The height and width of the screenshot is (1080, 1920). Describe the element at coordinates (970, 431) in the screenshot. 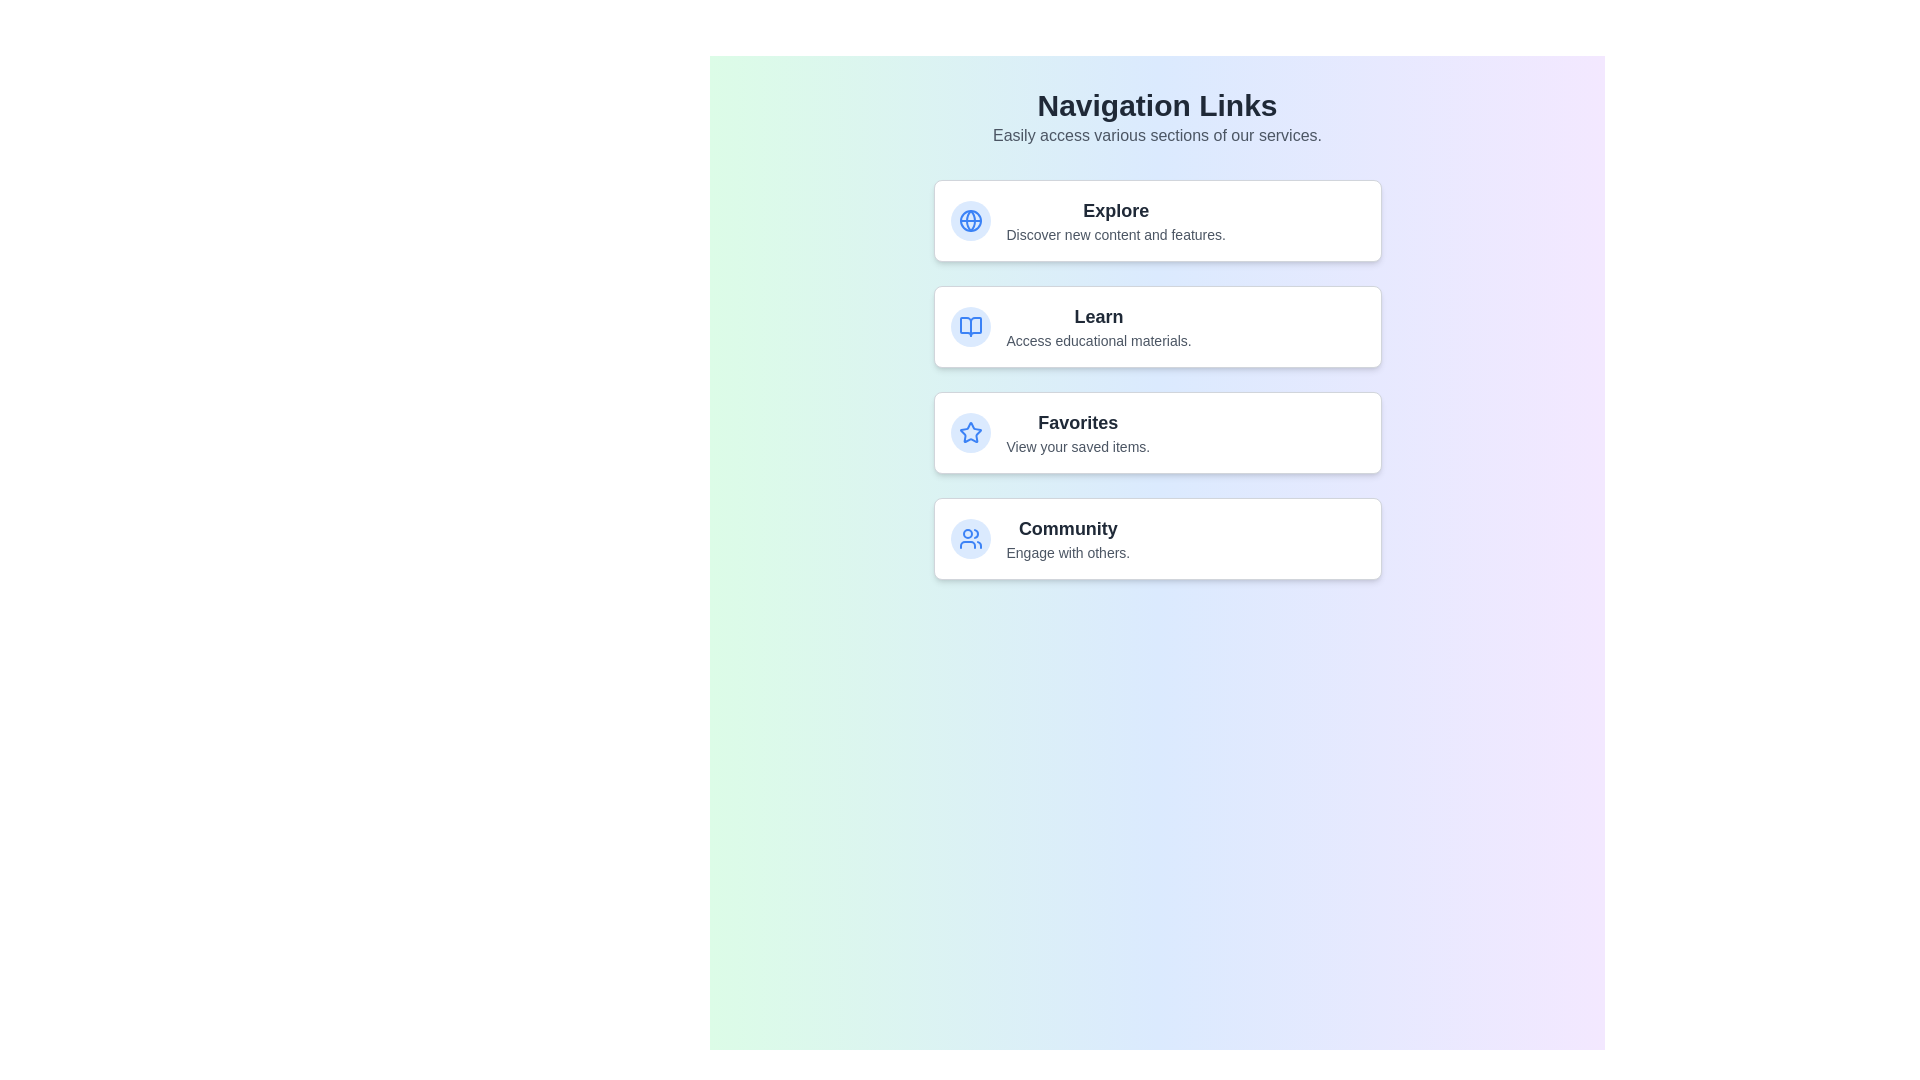

I see `the 'Favorites' icon located at the leftmost part of the 'Favorites' card, above the text 'Favorites' and 'View your saved items.'` at that location.